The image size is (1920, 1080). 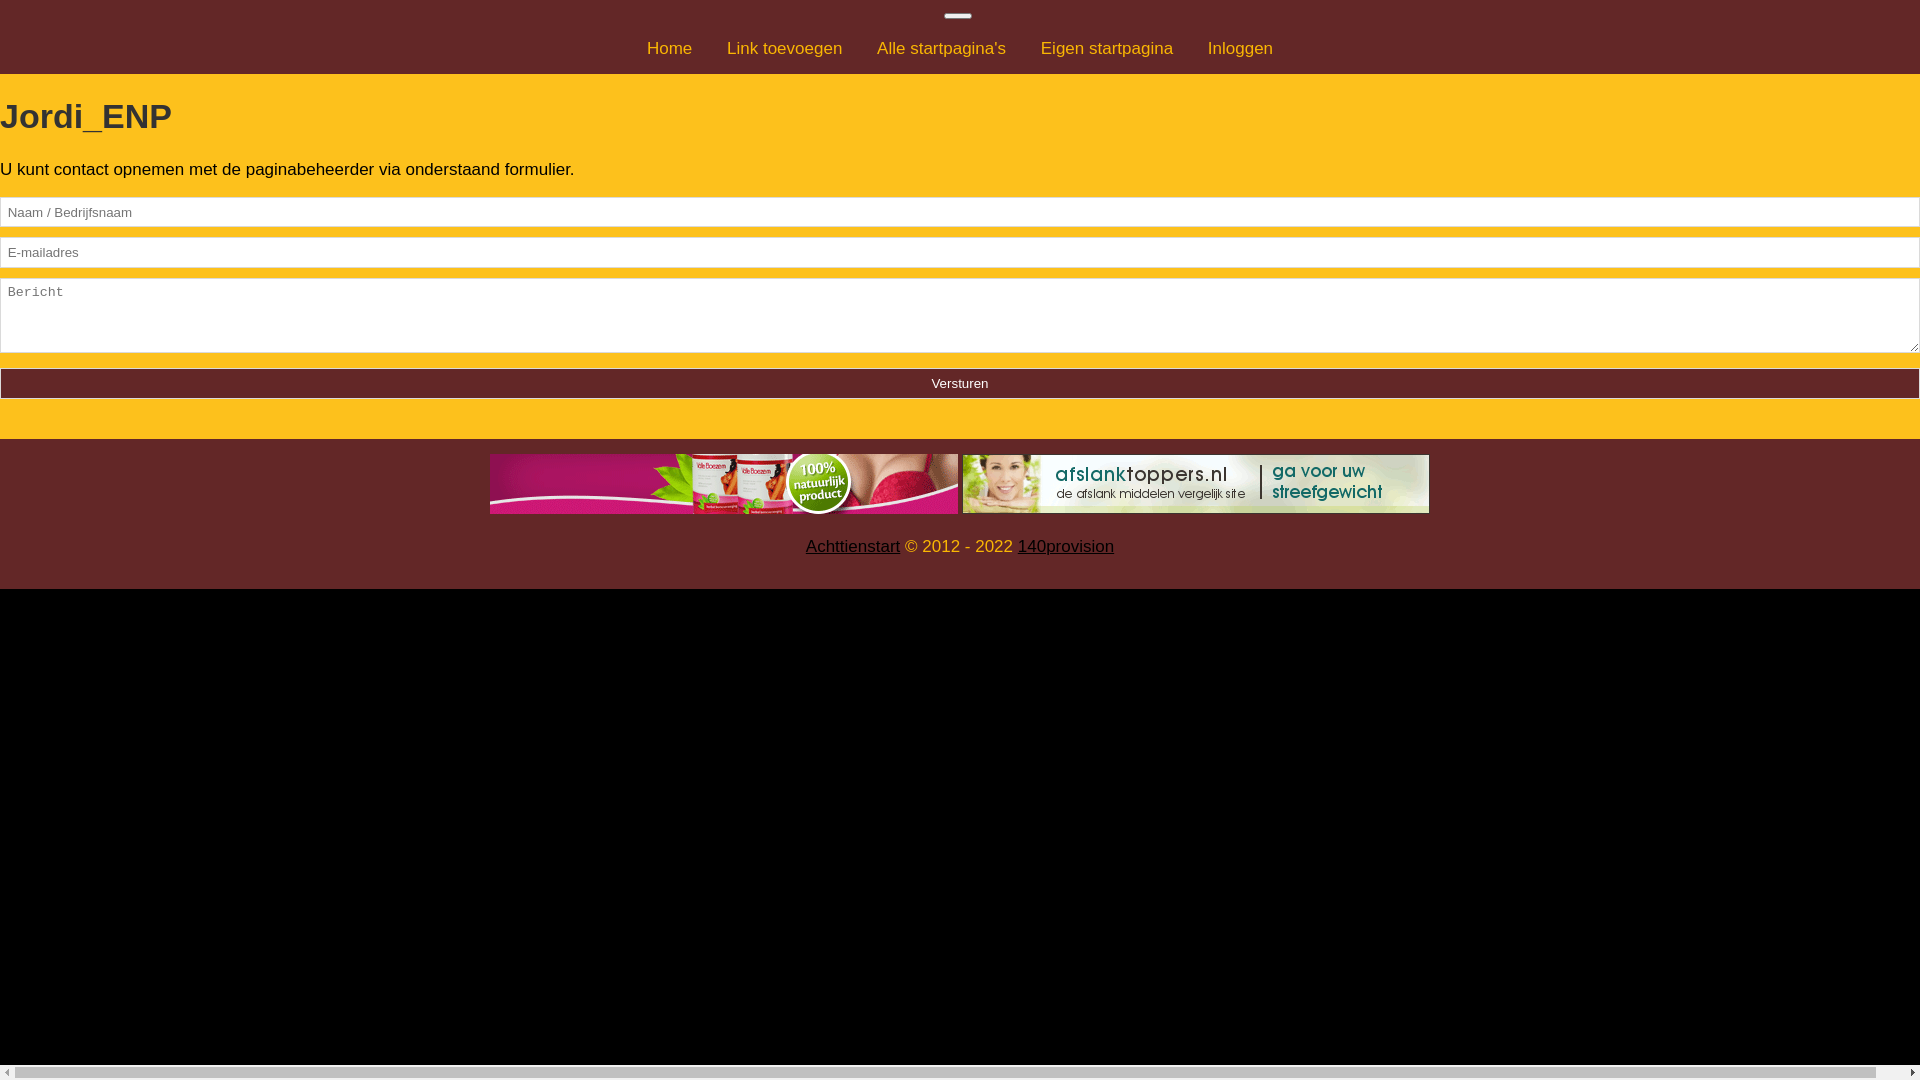 I want to click on 'Eigen startpagina', so click(x=1026, y=47).